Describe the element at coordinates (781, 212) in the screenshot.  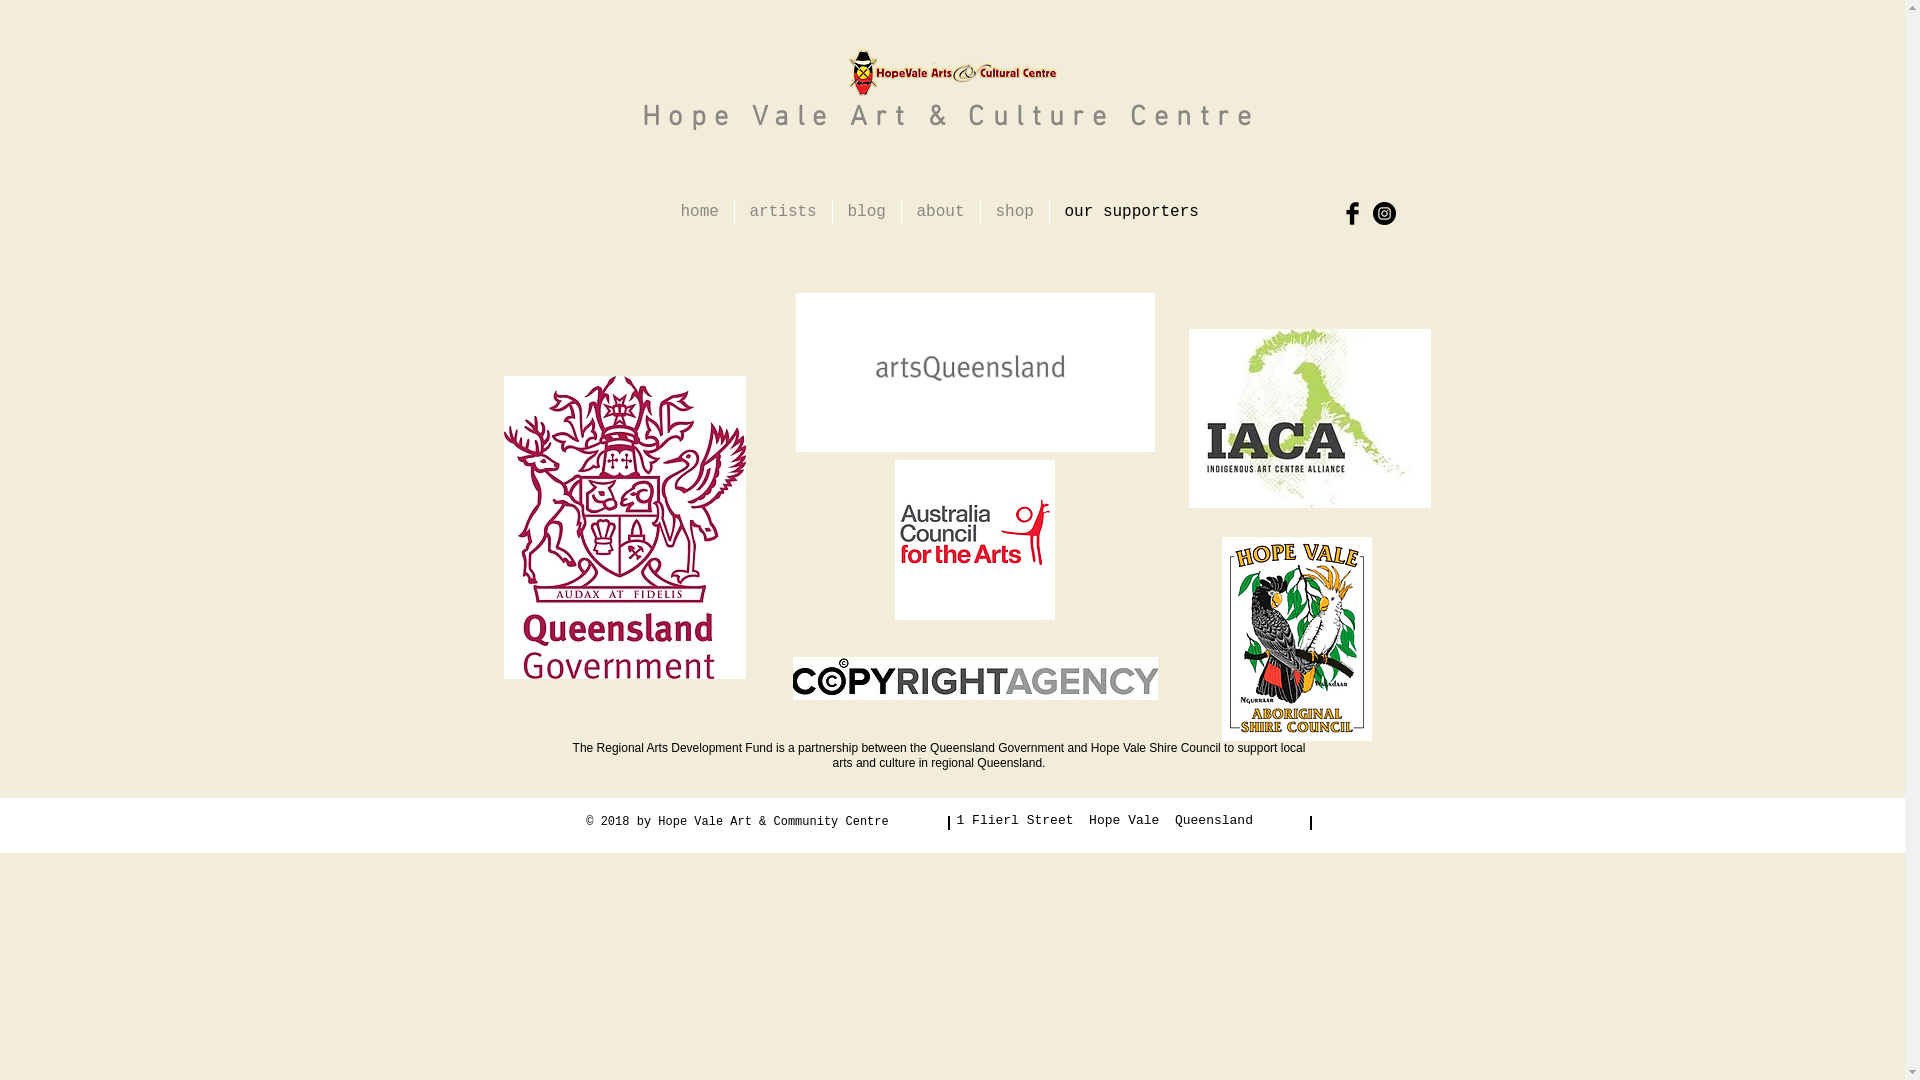
I see `'artists'` at that location.